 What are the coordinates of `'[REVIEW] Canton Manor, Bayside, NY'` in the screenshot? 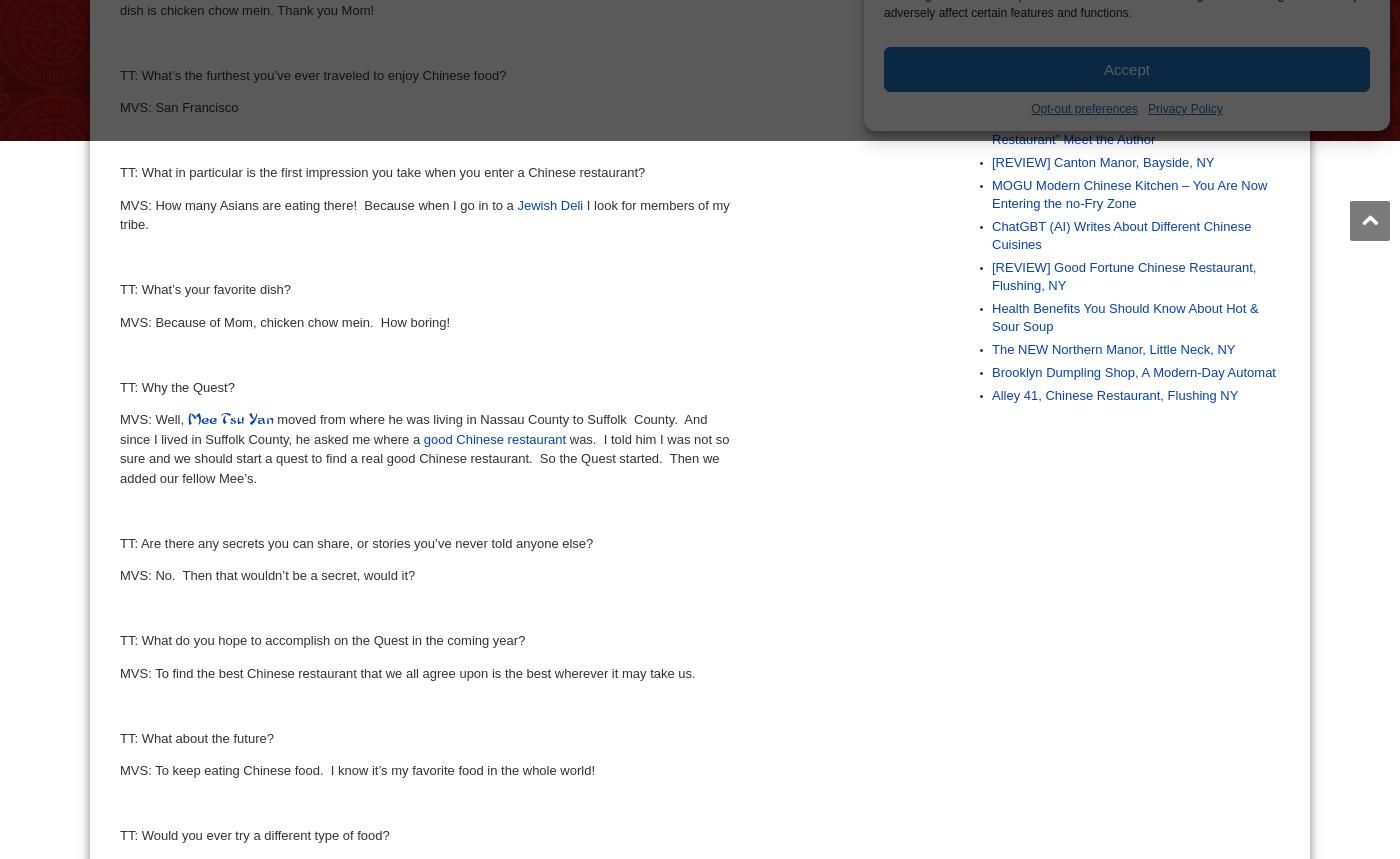 It's located at (1103, 160).